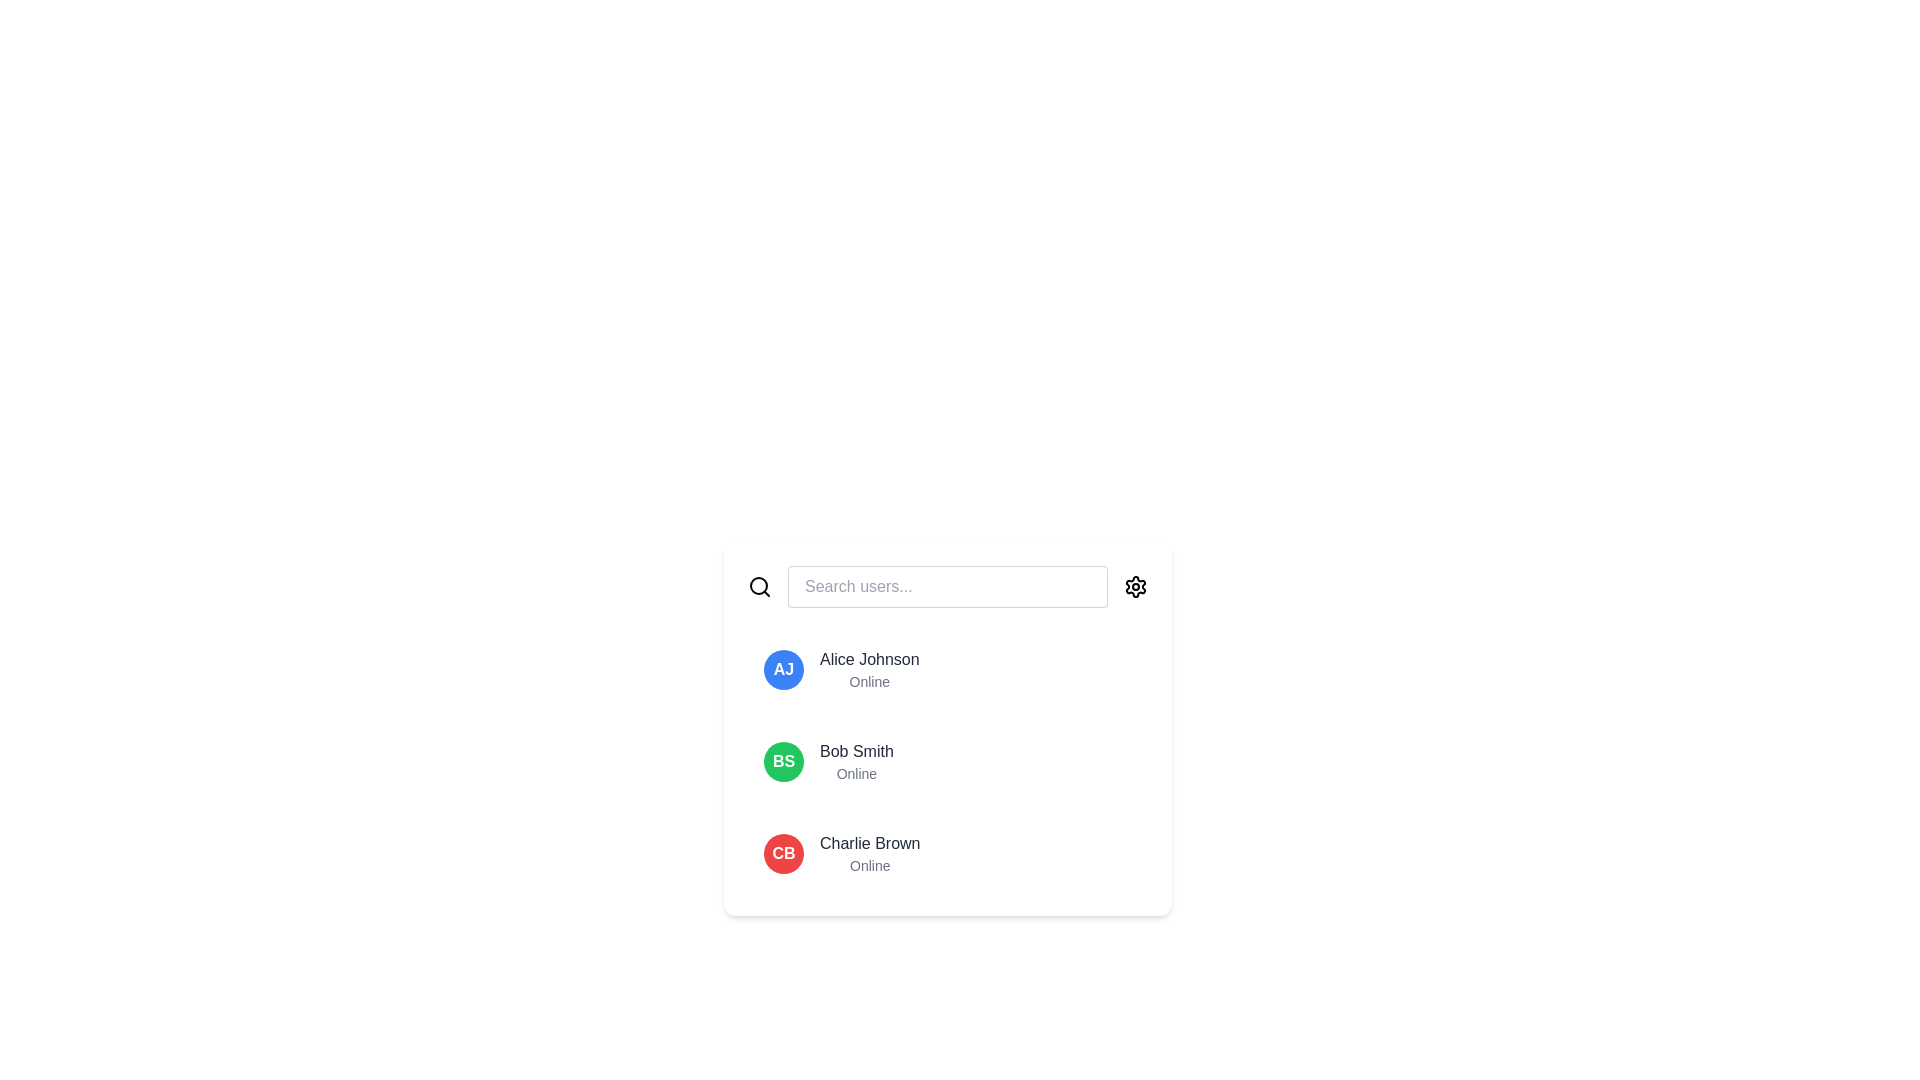 This screenshot has height=1080, width=1920. I want to click on the Text Display element showing 'Bob Smith' and 'Online', which is located between 'Alice Johnson' and 'Charlie Brown' in the list, so click(856, 762).